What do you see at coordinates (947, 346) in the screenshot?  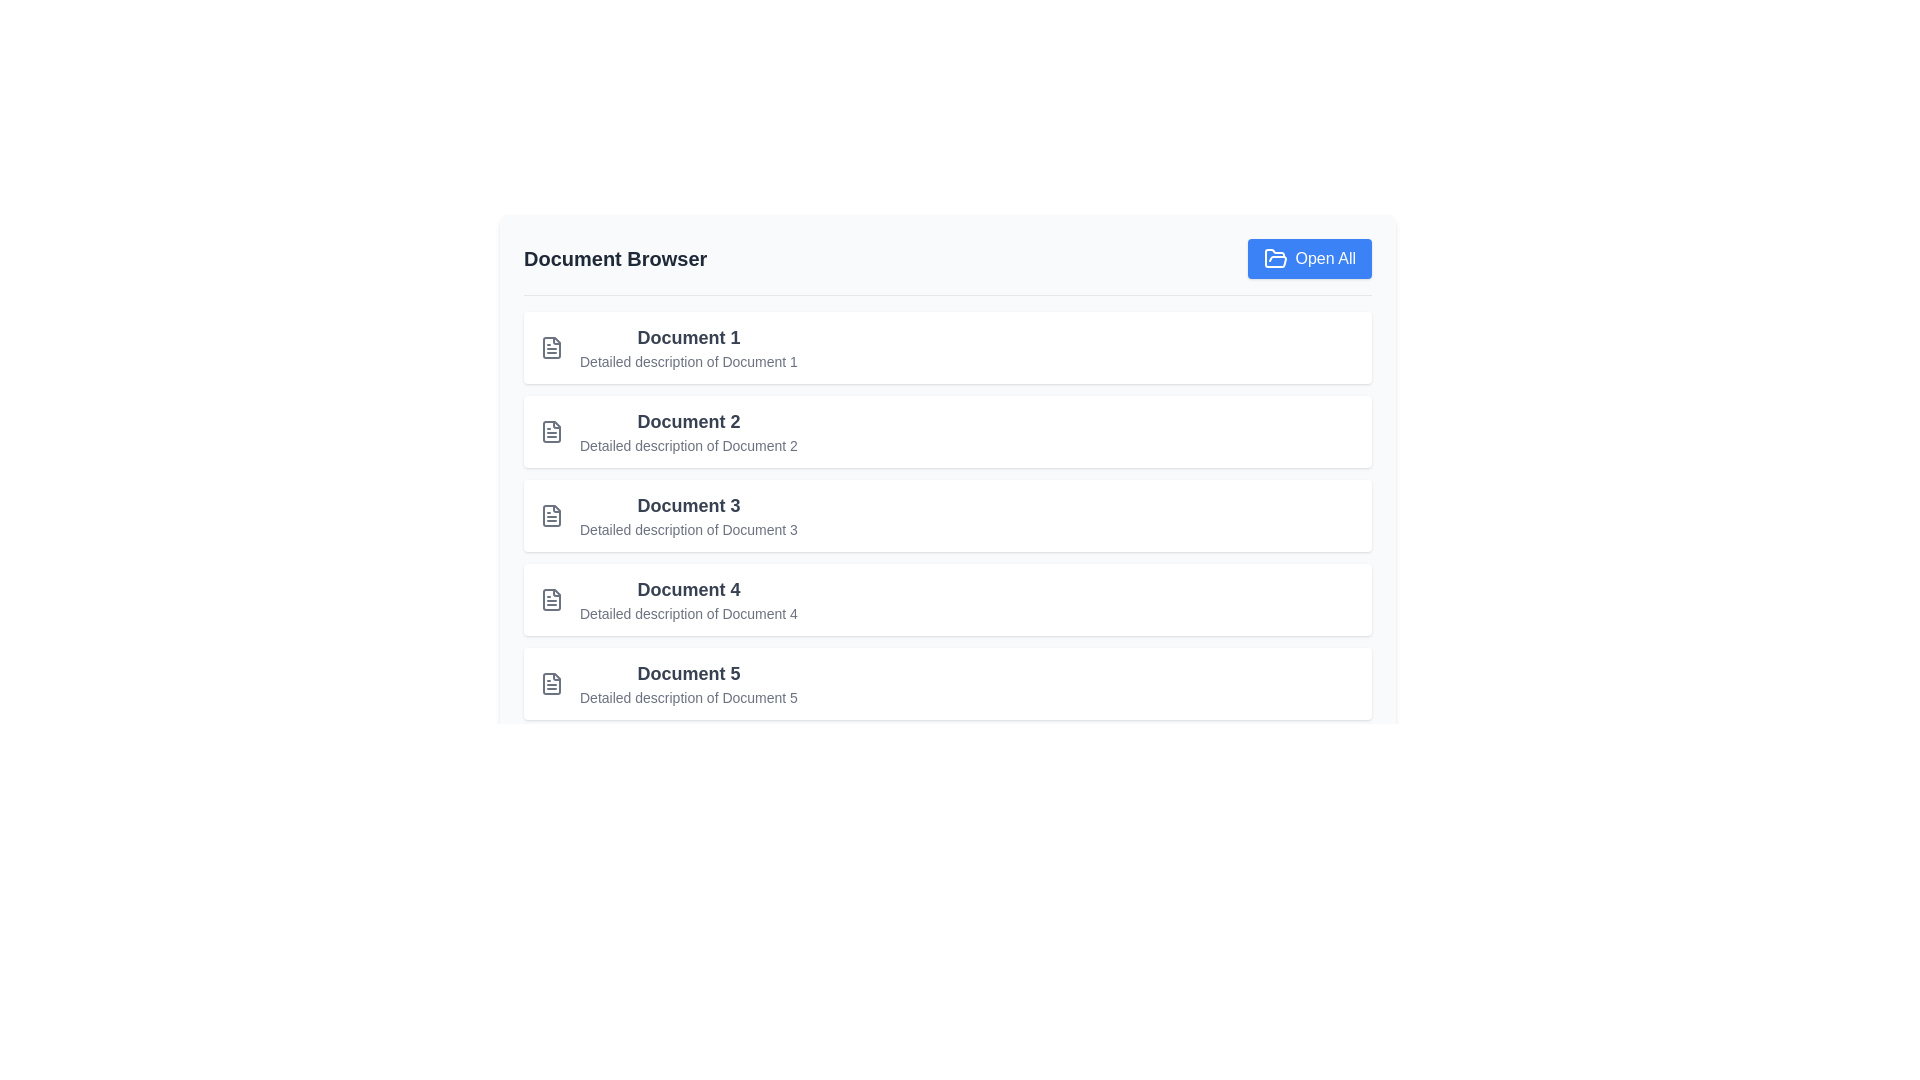 I see `the first card listing titled 'Document 1' in the Document Browser by moving the cursor to its center` at bounding box center [947, 346].